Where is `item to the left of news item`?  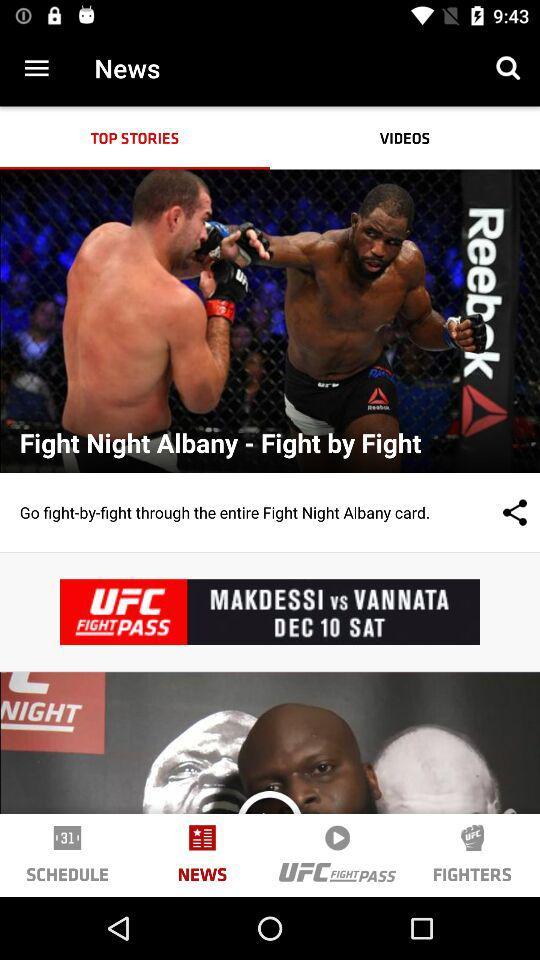
item to the left of news item is located at coordinates (36, 68).